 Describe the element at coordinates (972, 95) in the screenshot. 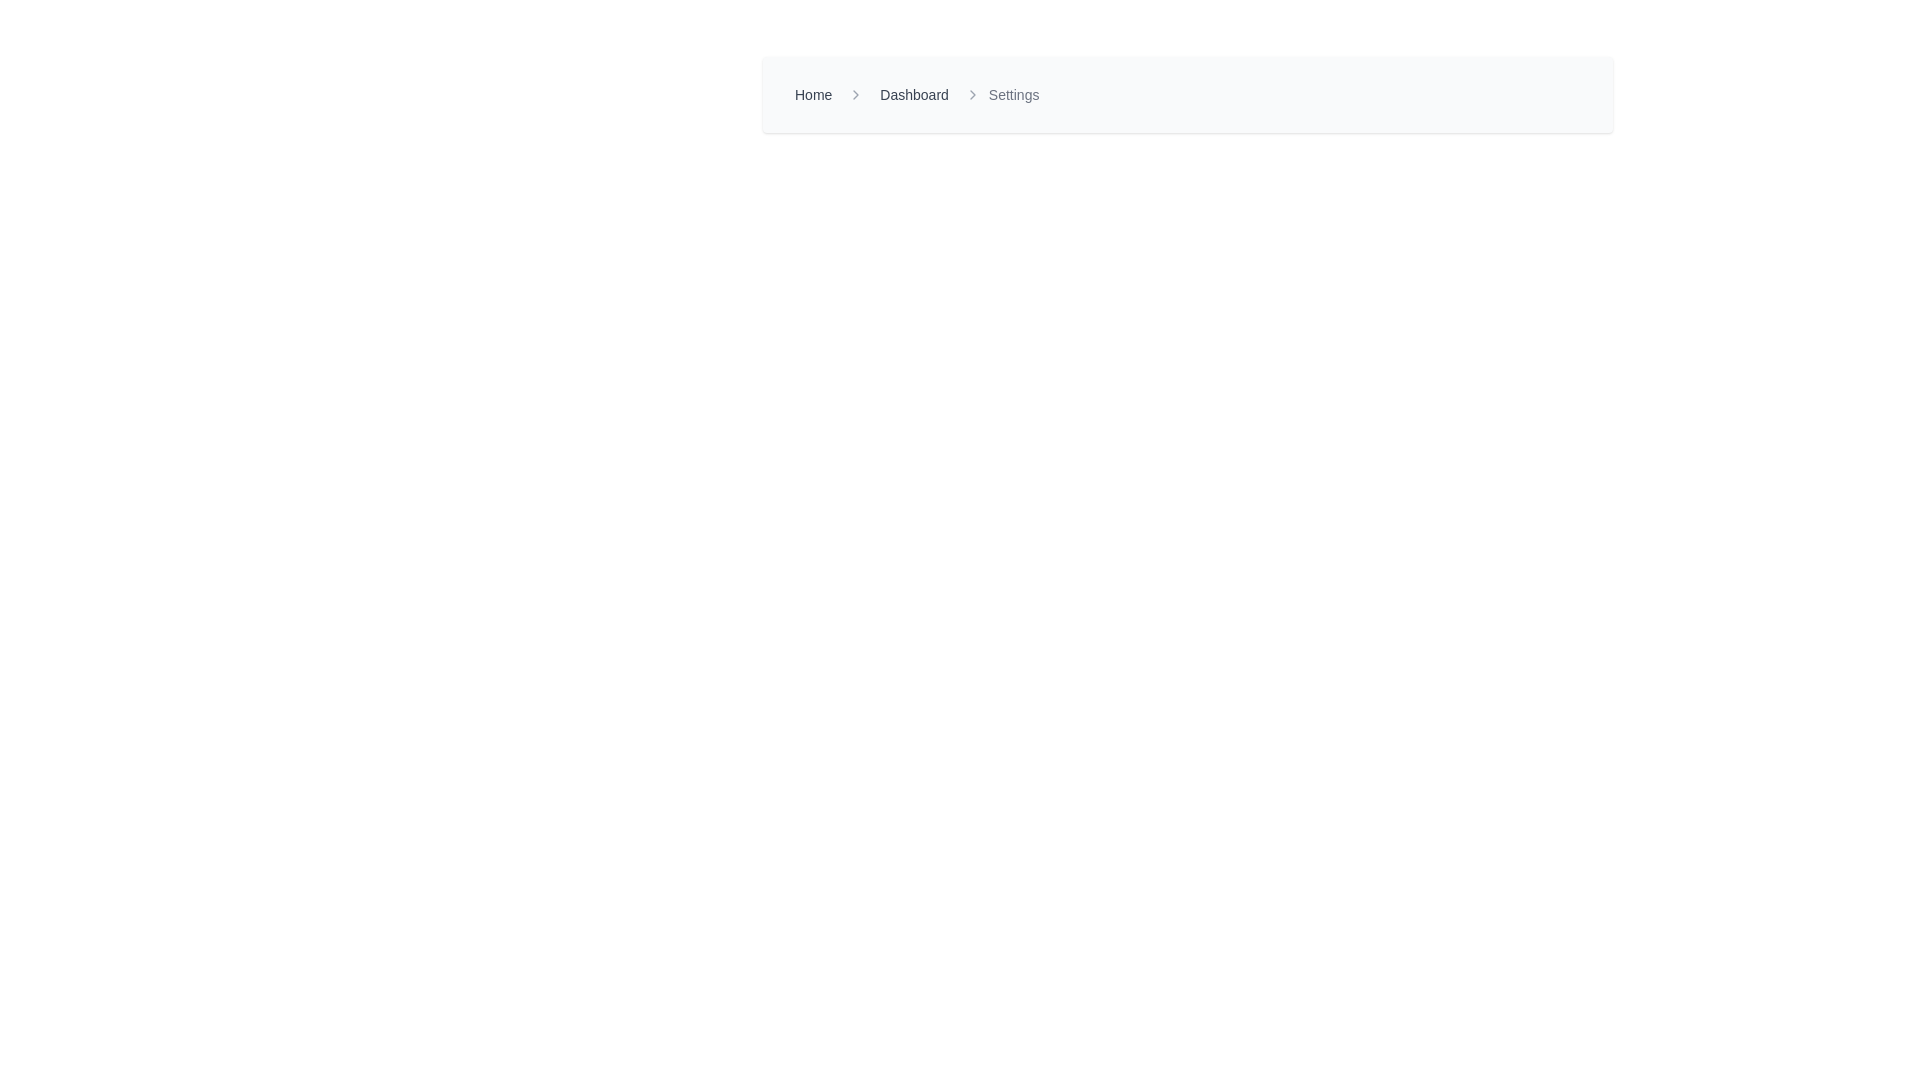

I see `the Navigation separator arrow icon, which is an arrow-shaped icon pointing to the right, located between the 'Dashboard' and 'Settings' text links in the breadcrumb navigation bar` at that location.